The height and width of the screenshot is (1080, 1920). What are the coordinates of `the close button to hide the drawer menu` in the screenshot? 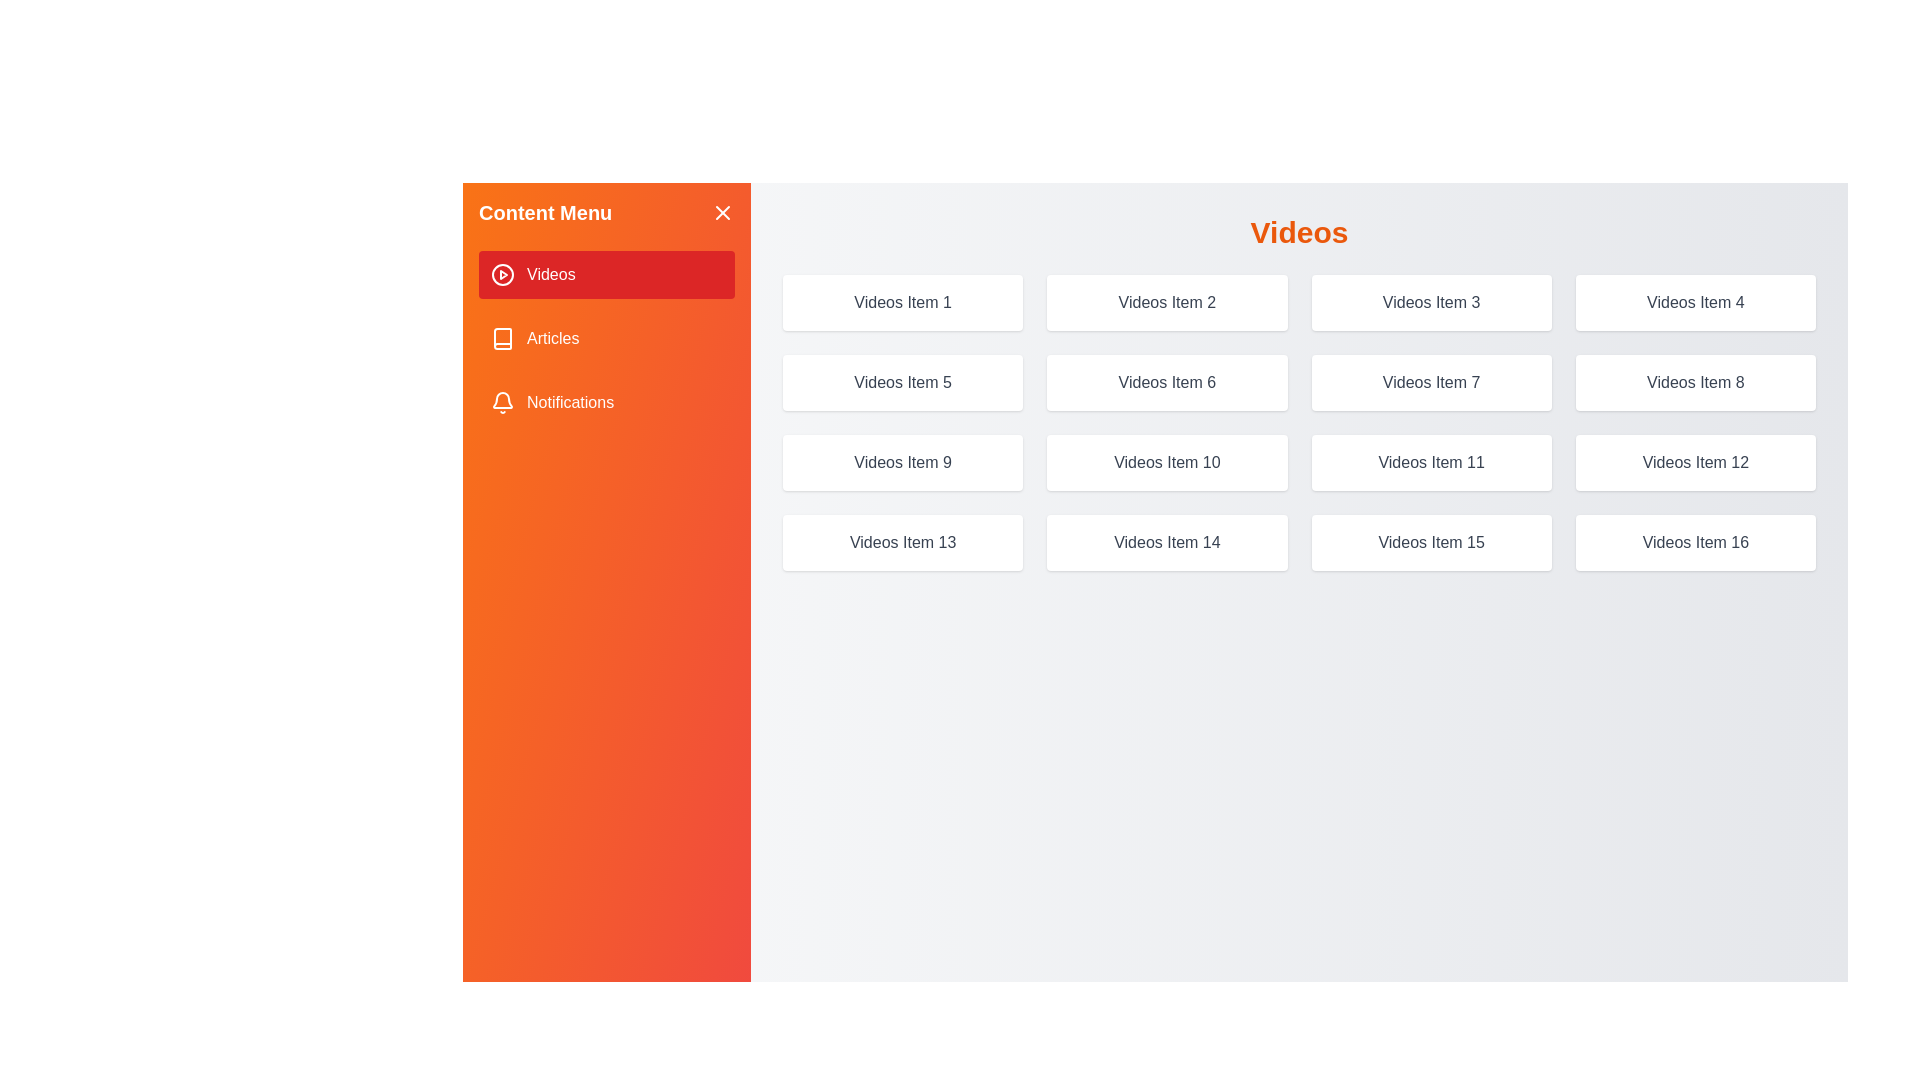 It's located at (722, 212).